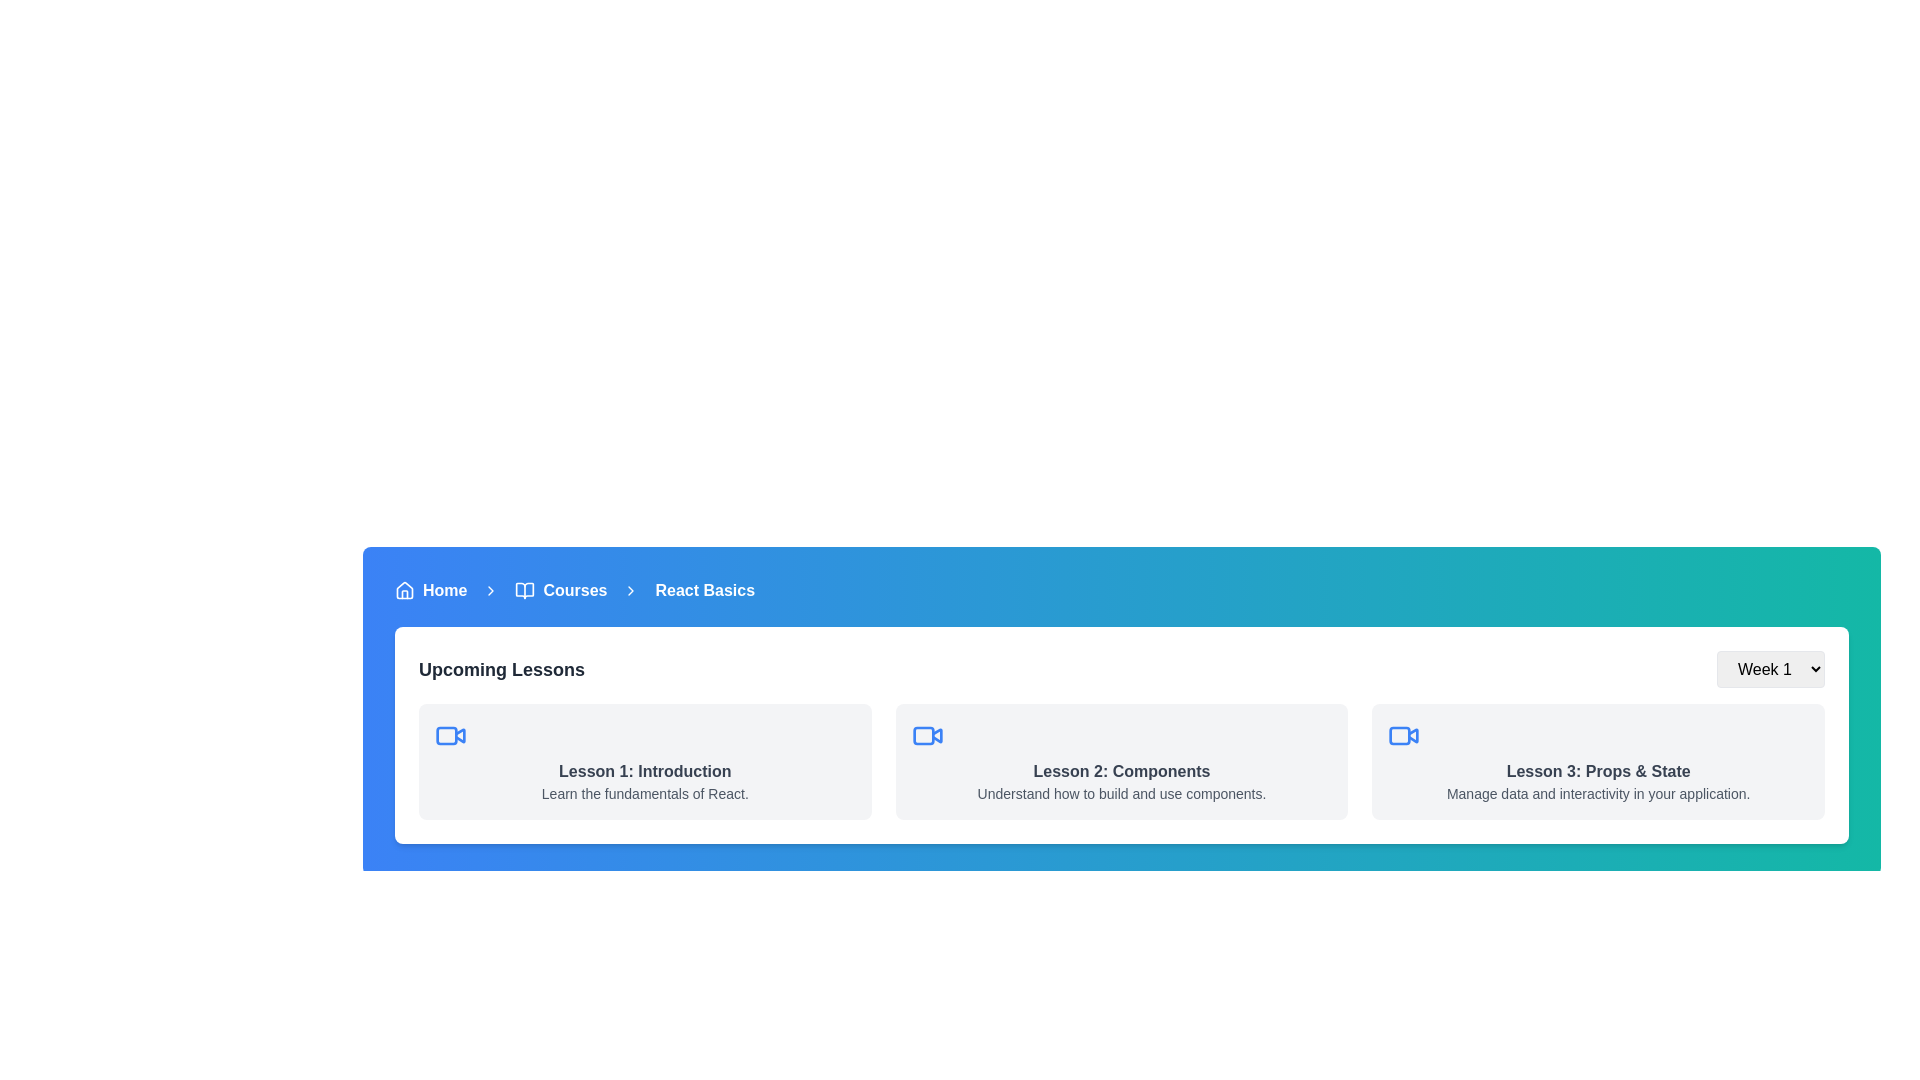 This screenshot has width=1920, height=1080. What do you see at coordinates (444, 589) in the screenshot?
I see `the hyperlink located to the right of the house icon and before the 'Courses' link` at bounding box center [444, 589].